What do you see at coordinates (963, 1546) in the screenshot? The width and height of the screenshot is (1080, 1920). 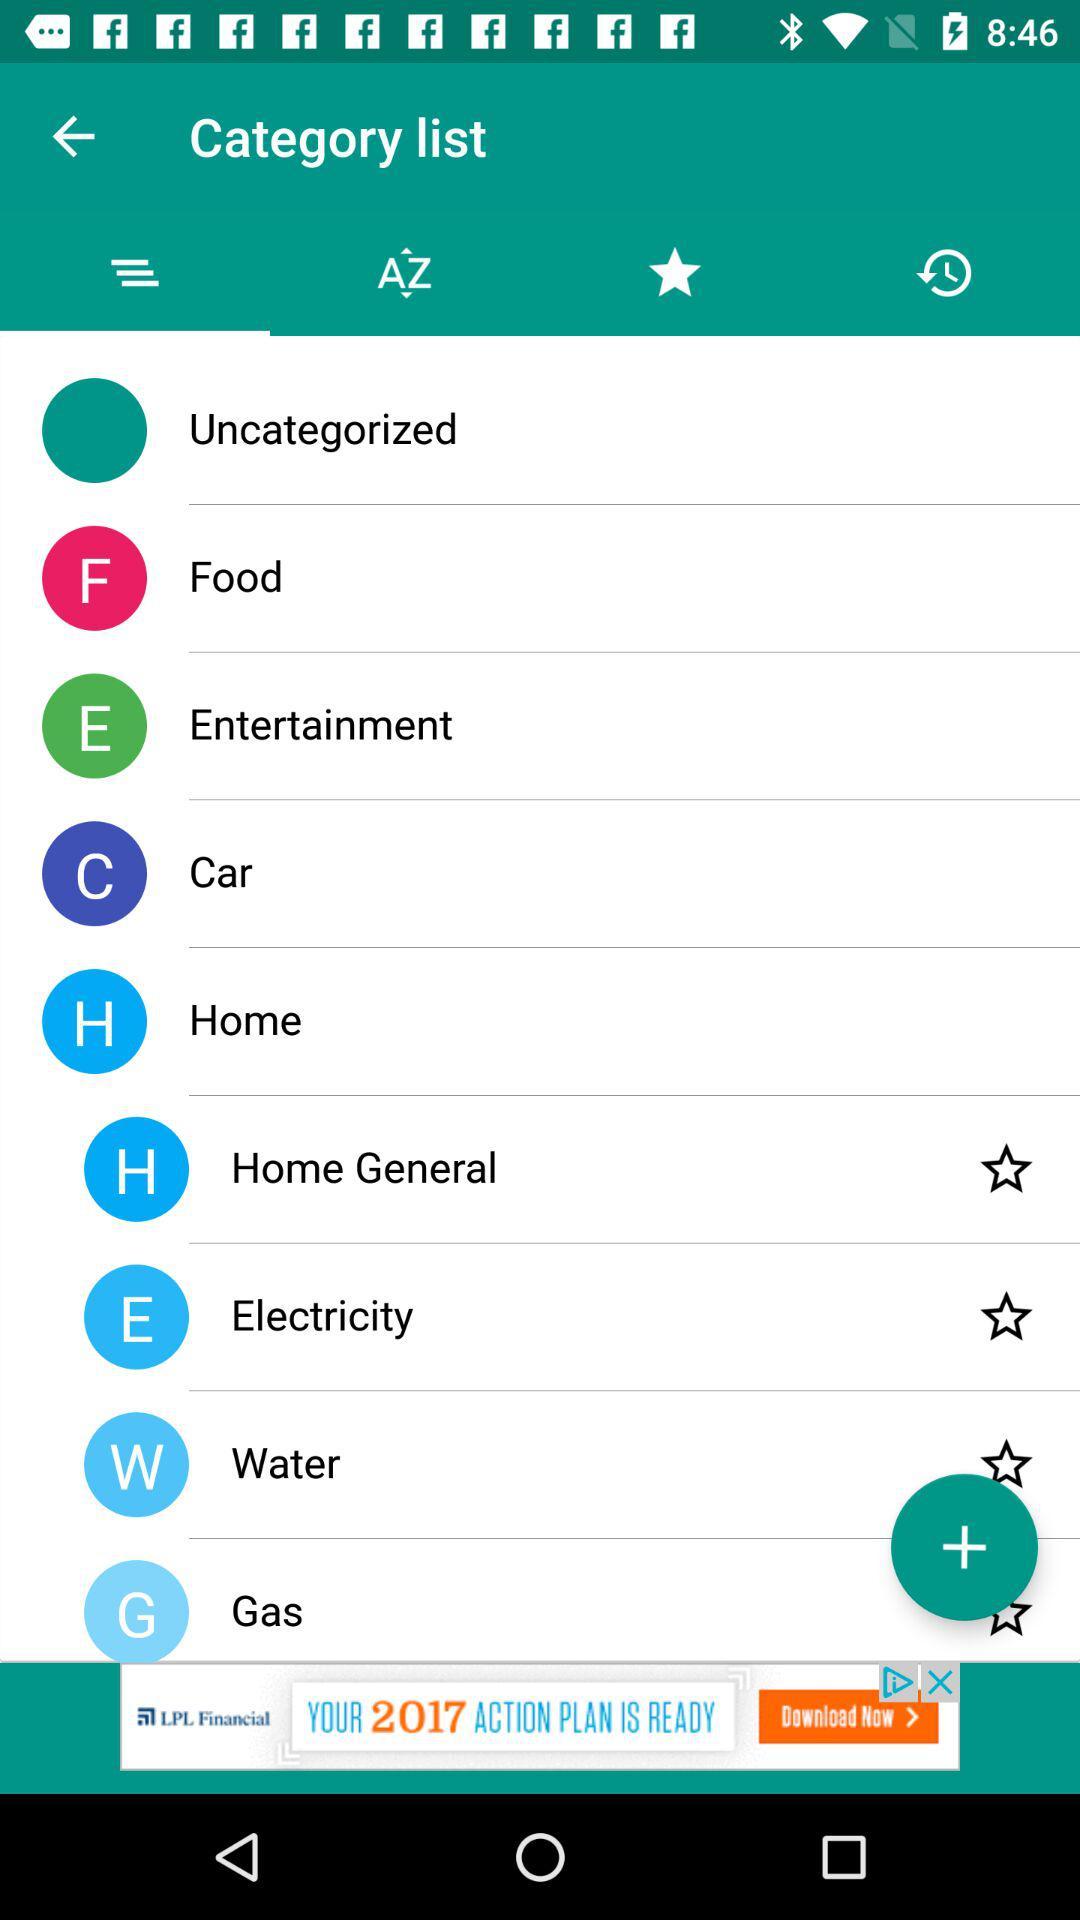 I see `the add icon` at bounding box center [963, 1546].